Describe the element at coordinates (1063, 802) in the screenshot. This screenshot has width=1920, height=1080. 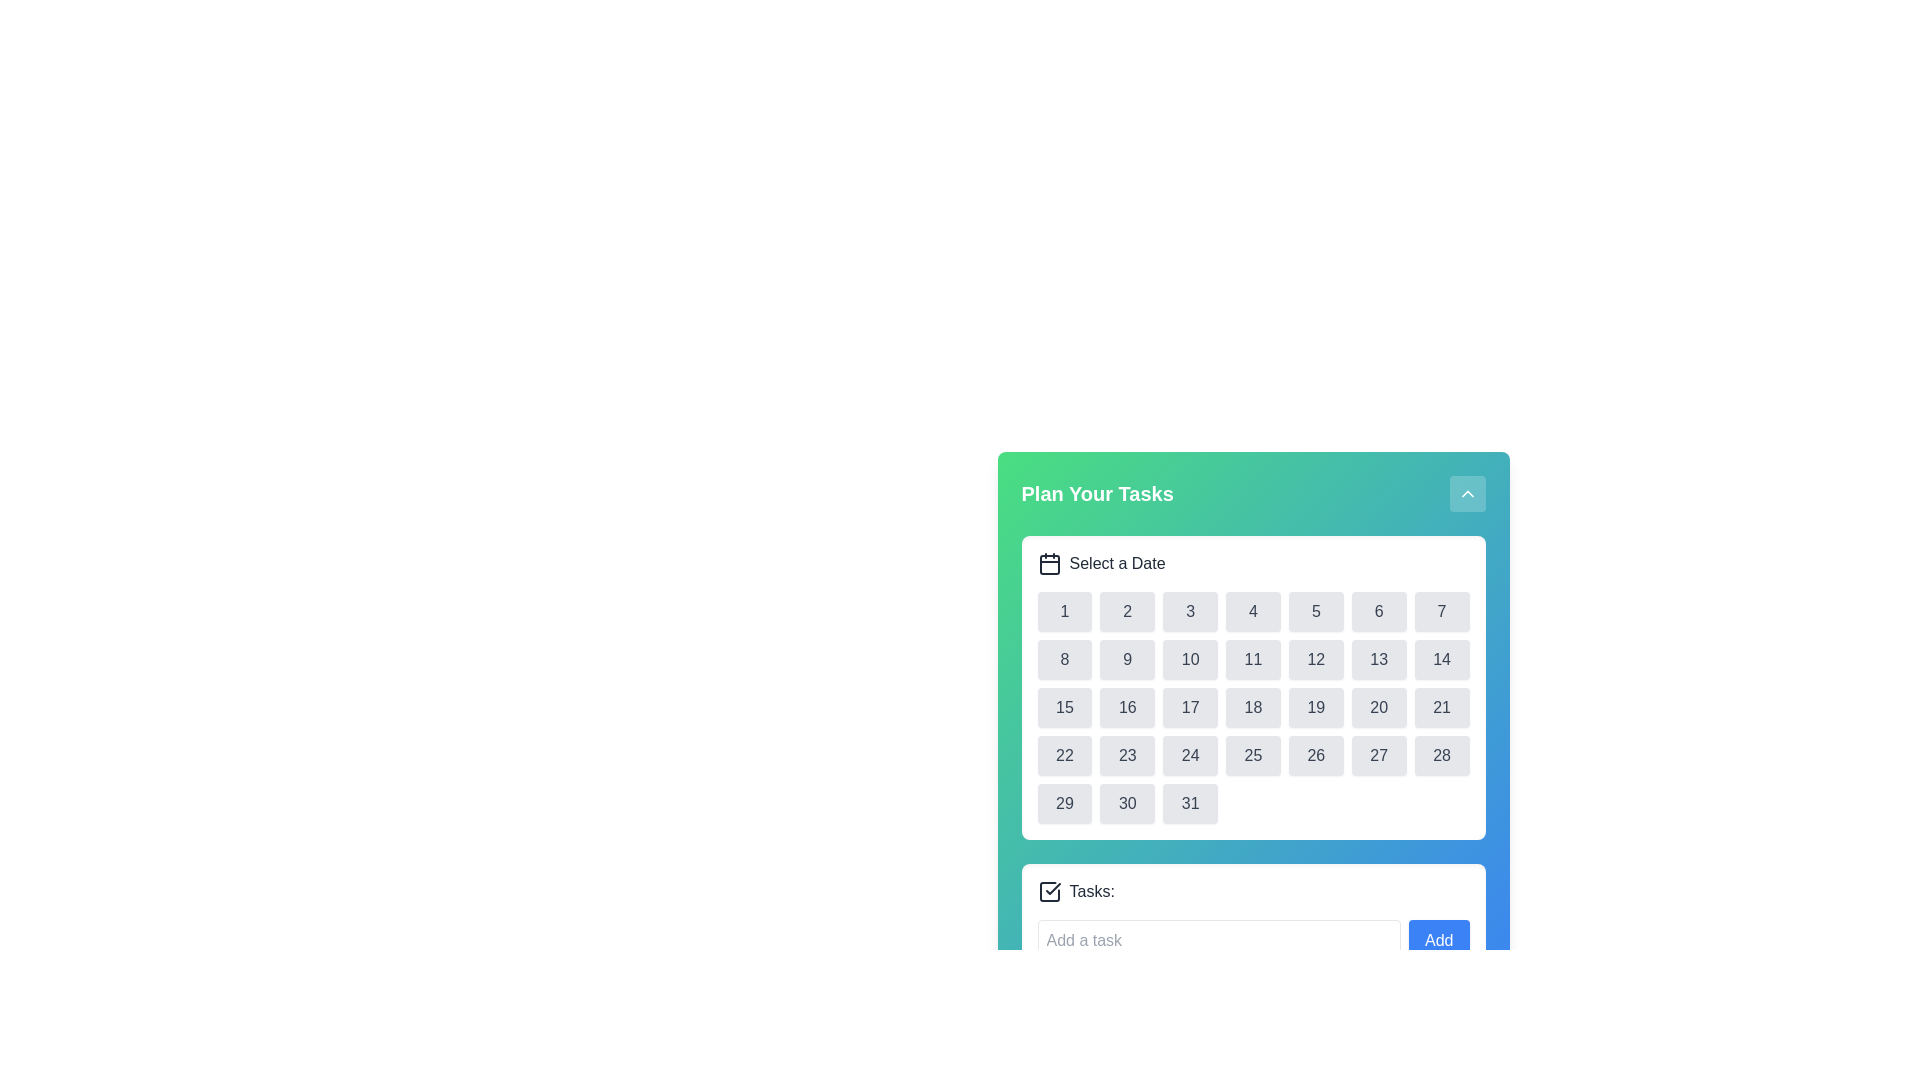
I see `the clickable calendar date tile displaying the number '29', which is a rounded rectangular tile with a gray background` at that location.